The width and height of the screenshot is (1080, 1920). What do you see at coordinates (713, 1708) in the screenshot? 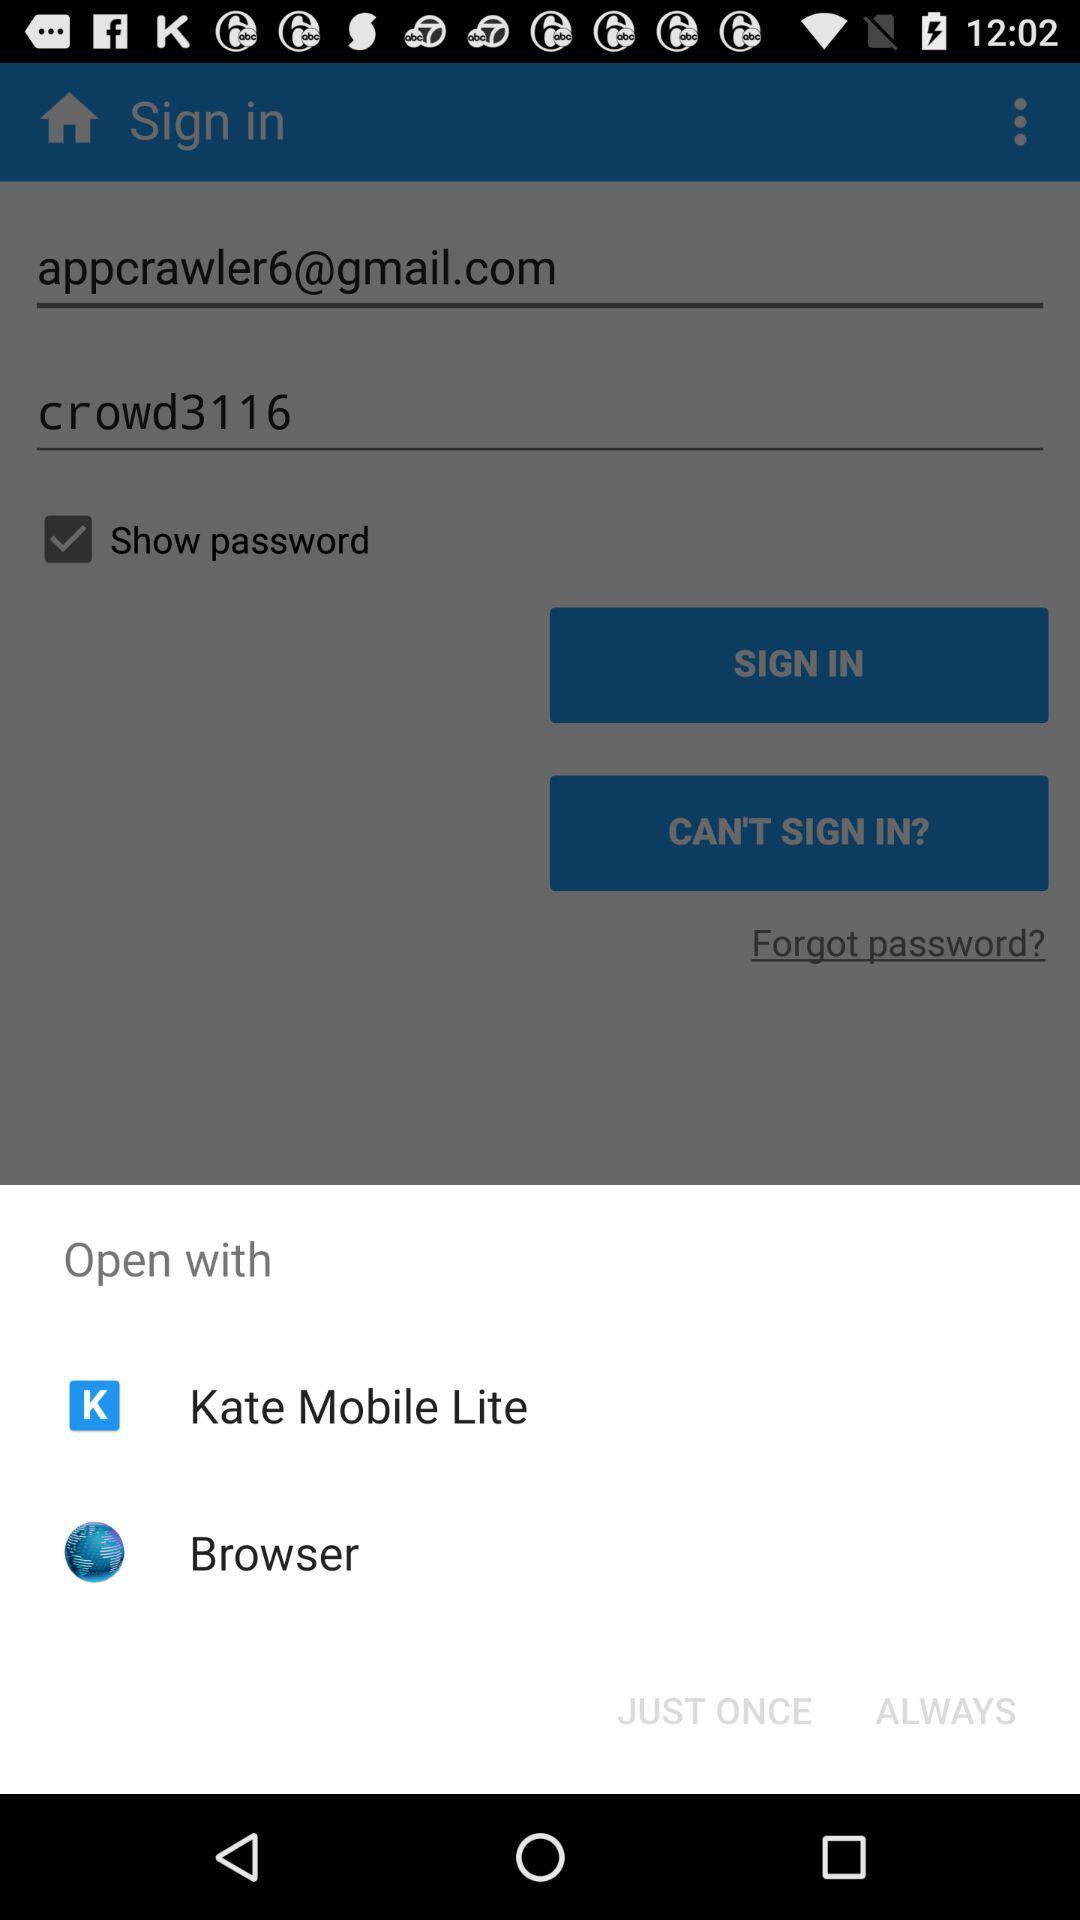
I see `the just once at the bottom` at bounding box center [713, 1708].